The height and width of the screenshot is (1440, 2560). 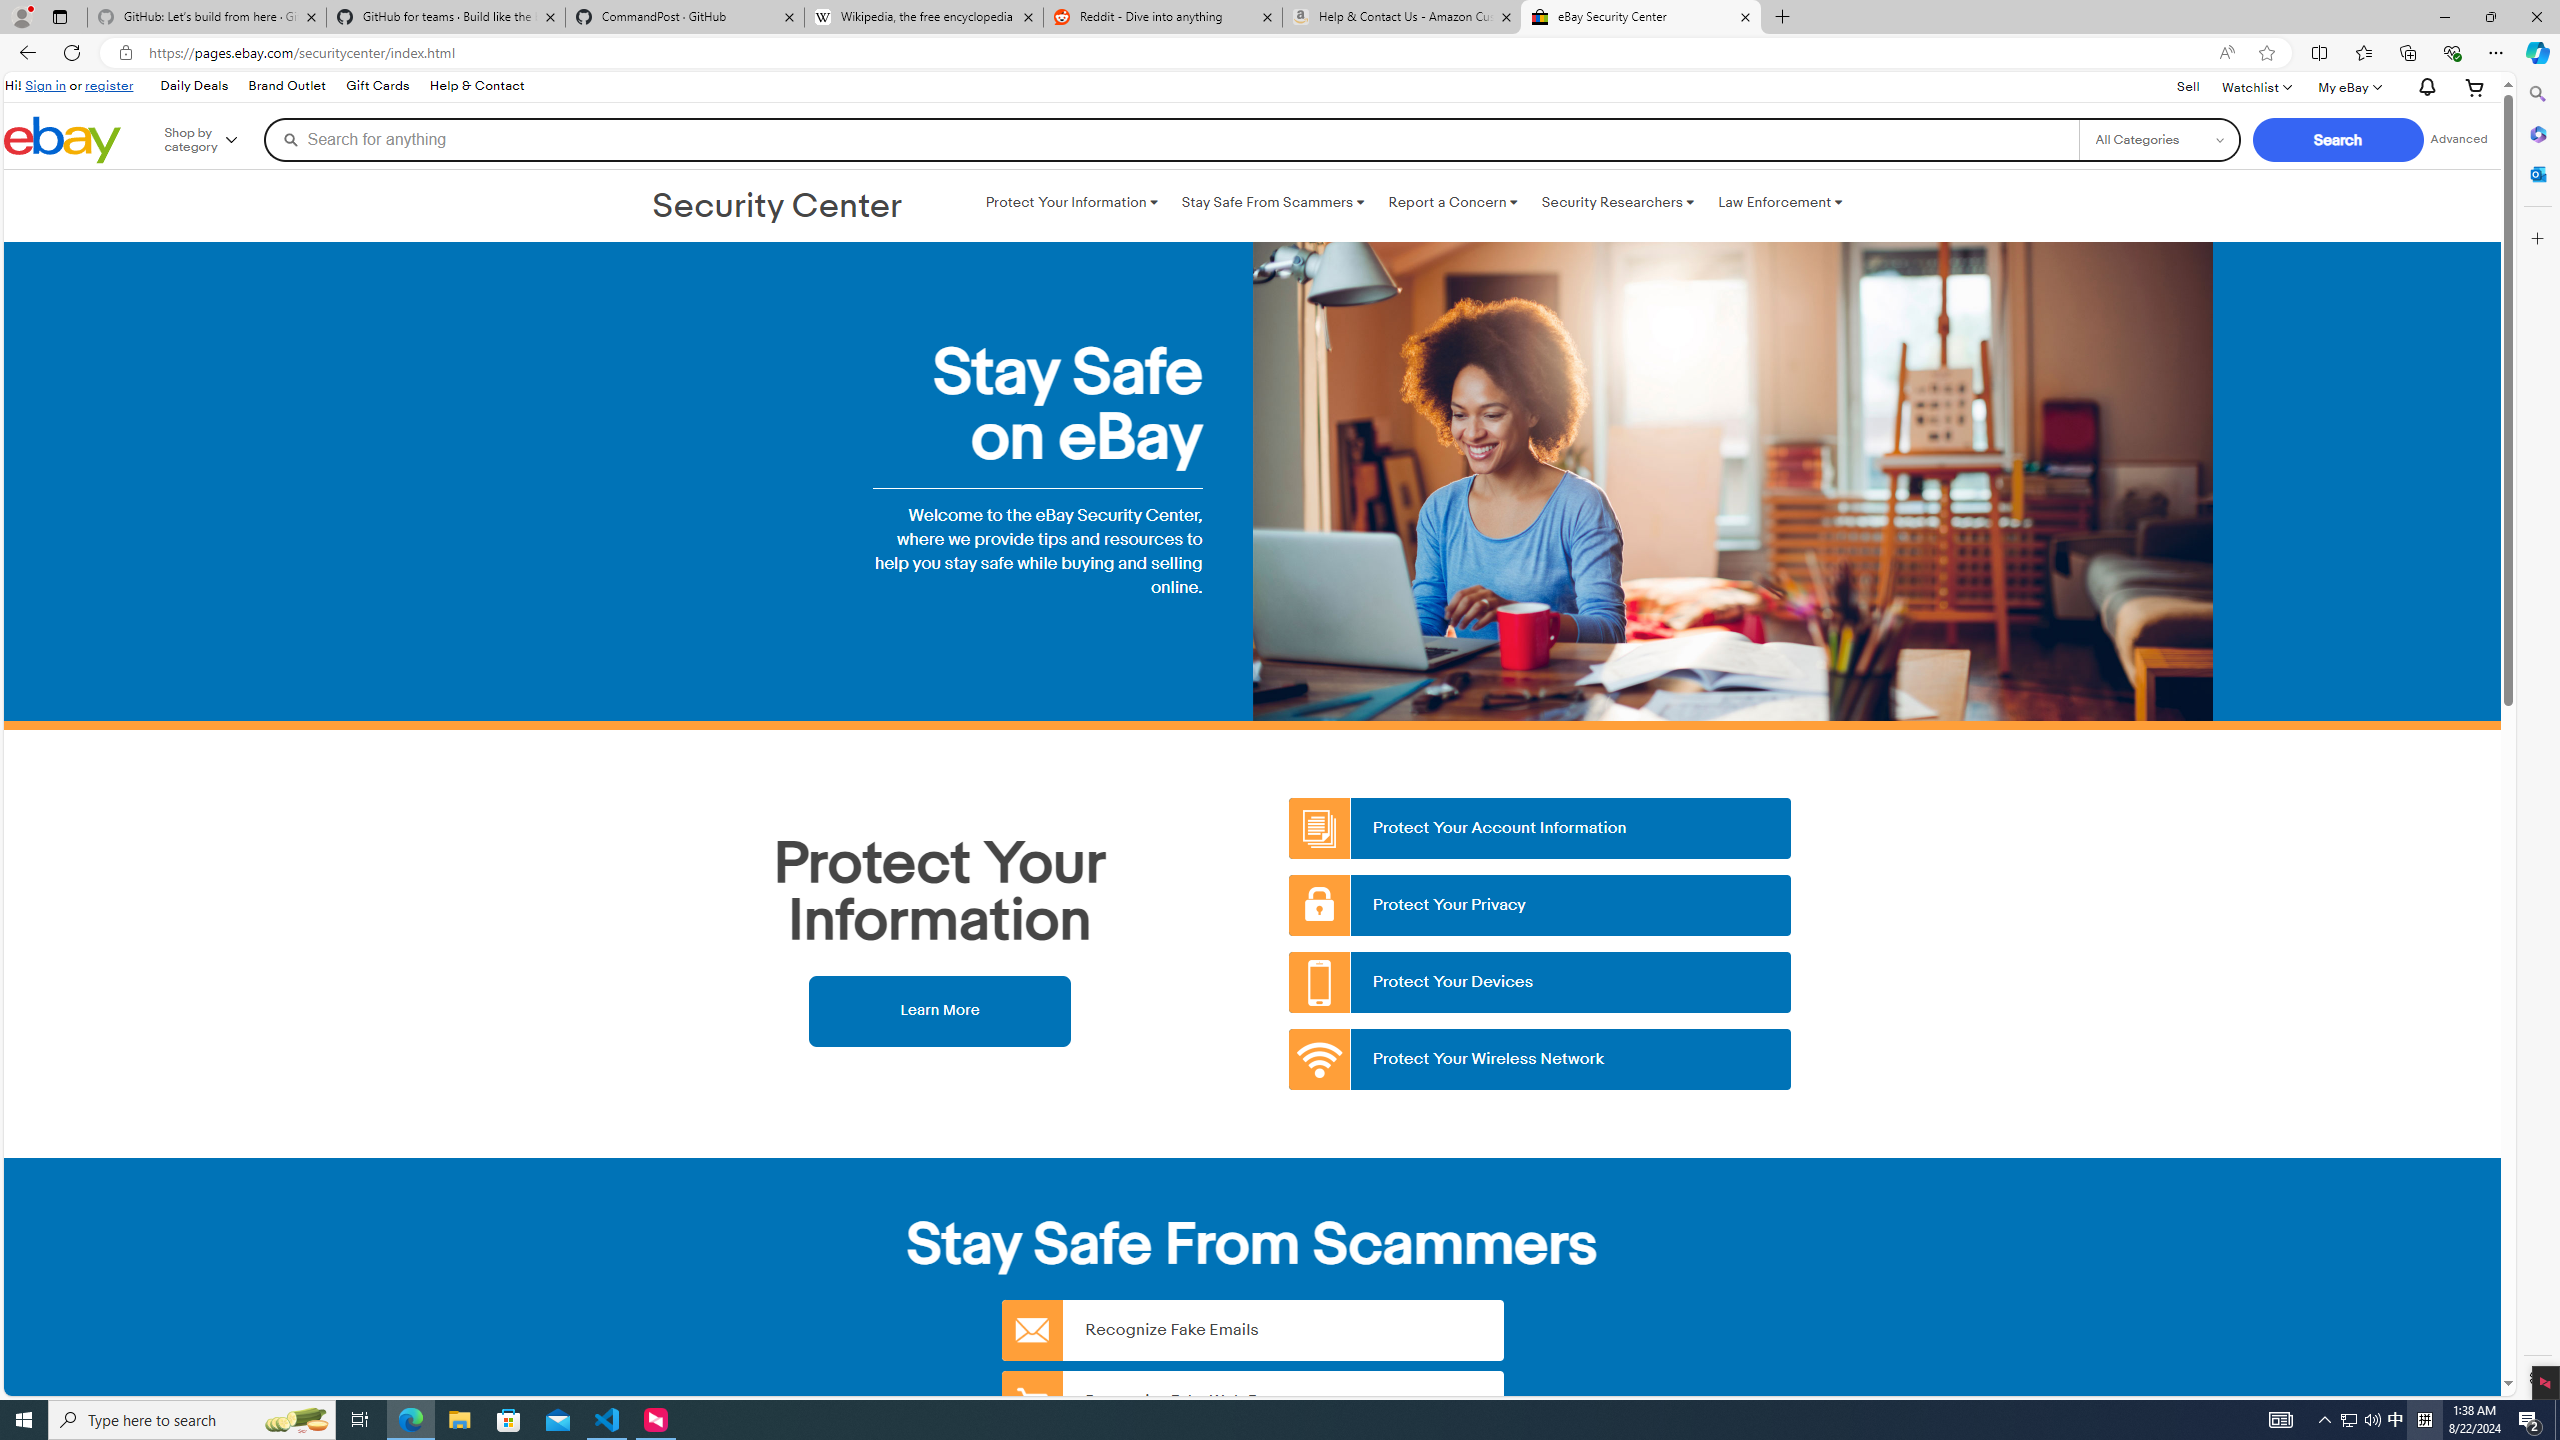 What do you see at coordinates (1540, 904) in the screenshot?
I see `'Protect Your Privacy'` at bounding box center [1540, 904].